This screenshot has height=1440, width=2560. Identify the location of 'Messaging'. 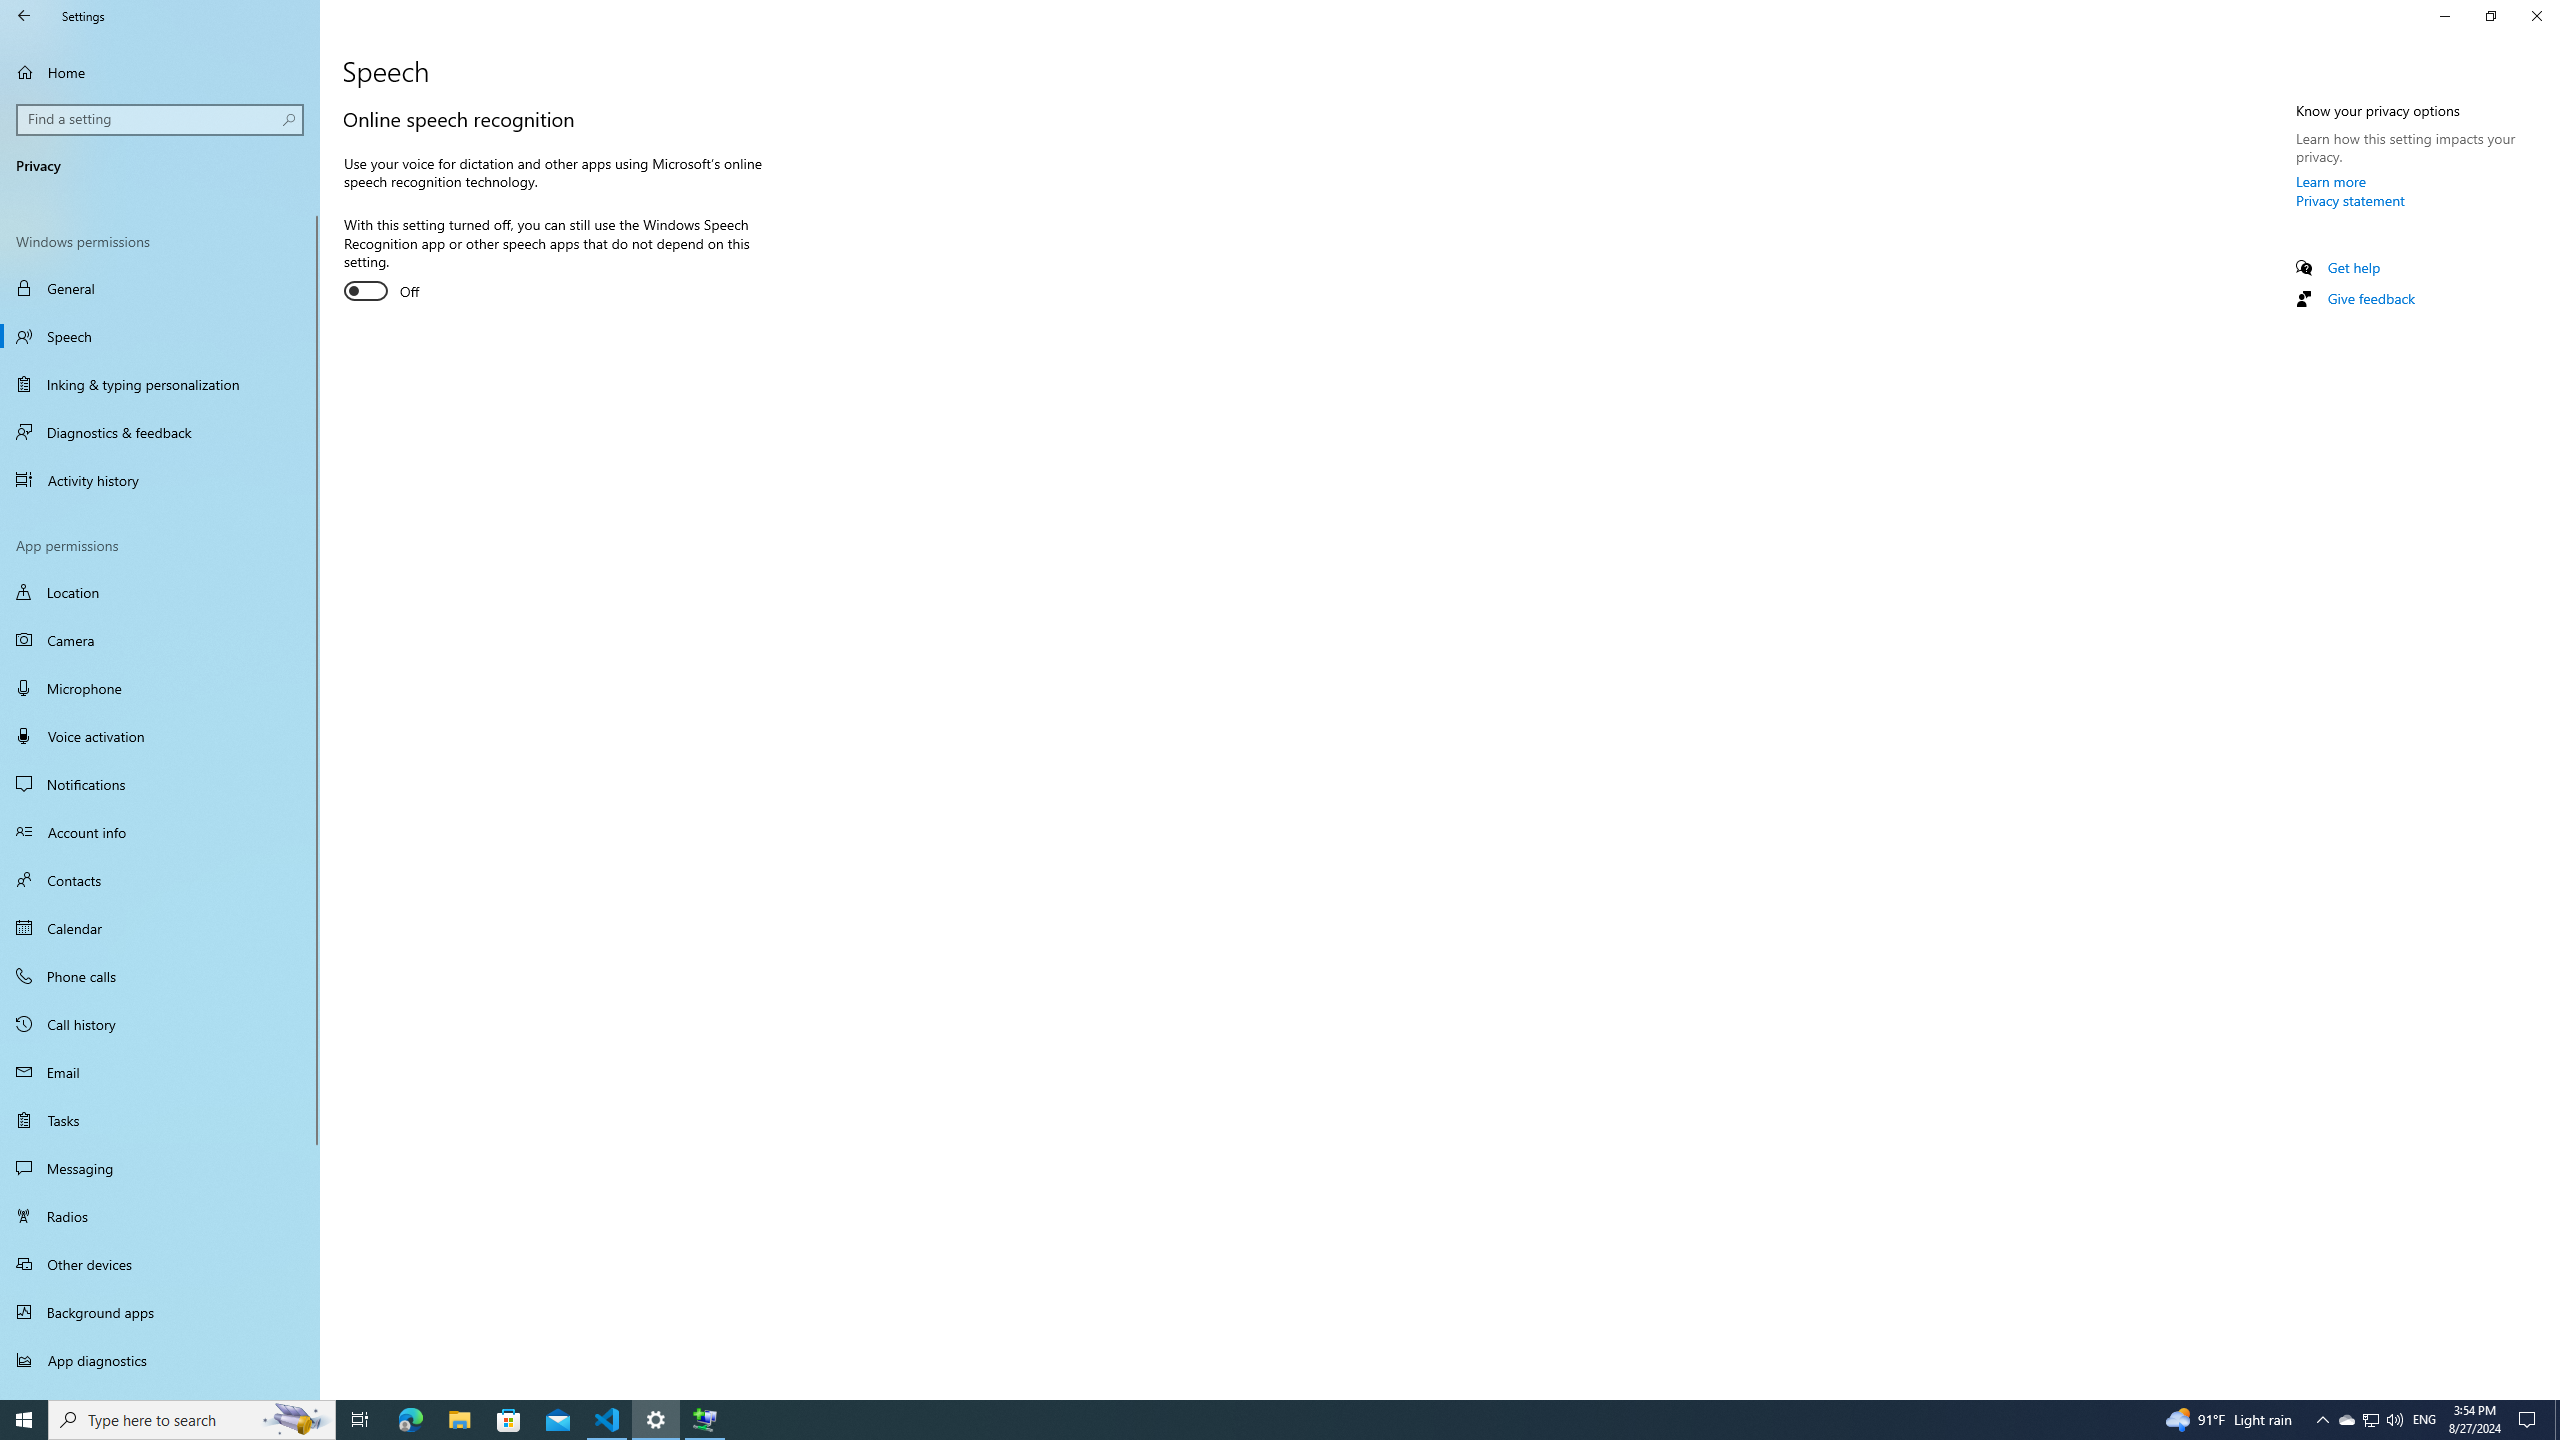
(159, 1167).